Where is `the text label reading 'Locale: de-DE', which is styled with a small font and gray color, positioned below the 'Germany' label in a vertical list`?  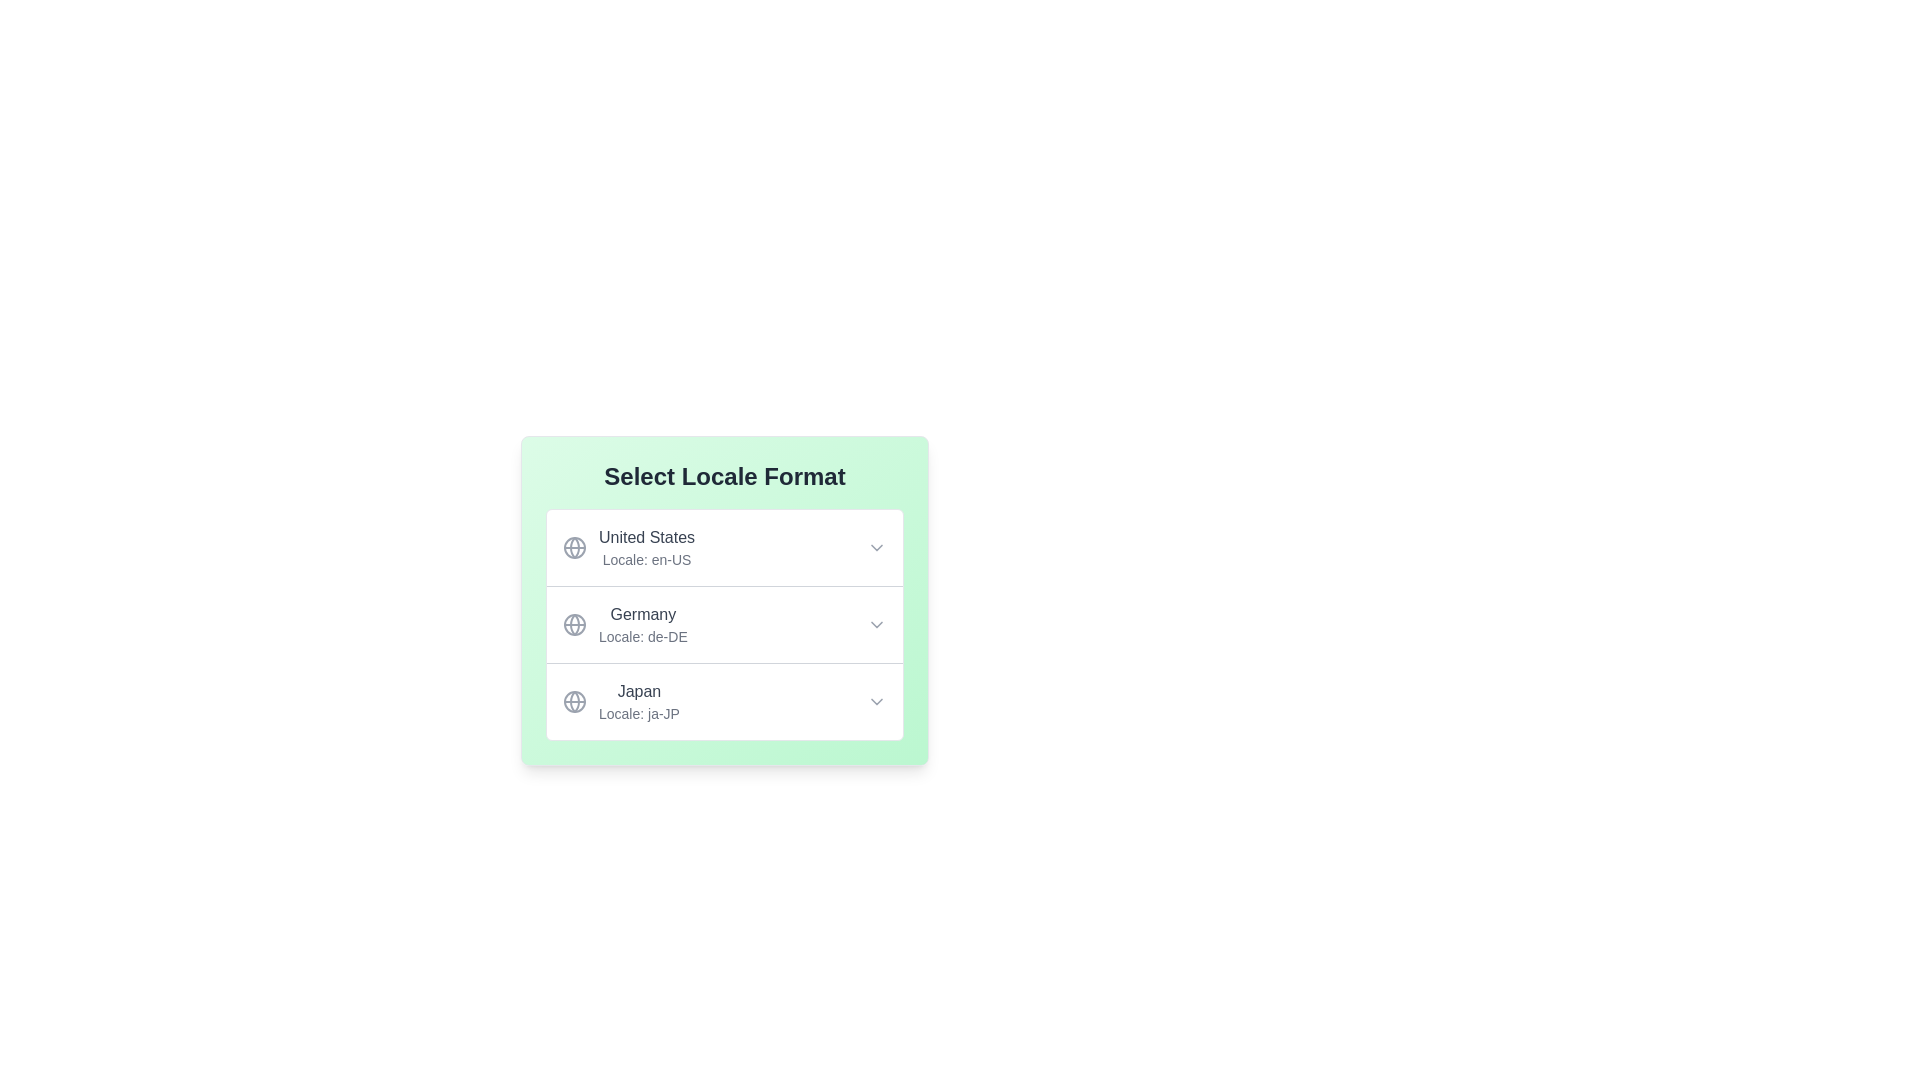 the text label reading 'Locale: de-DE', which is styled with a small font and gray color, positioned below the 'Germany' label in a vertical list is located at coordinates (643, 636).